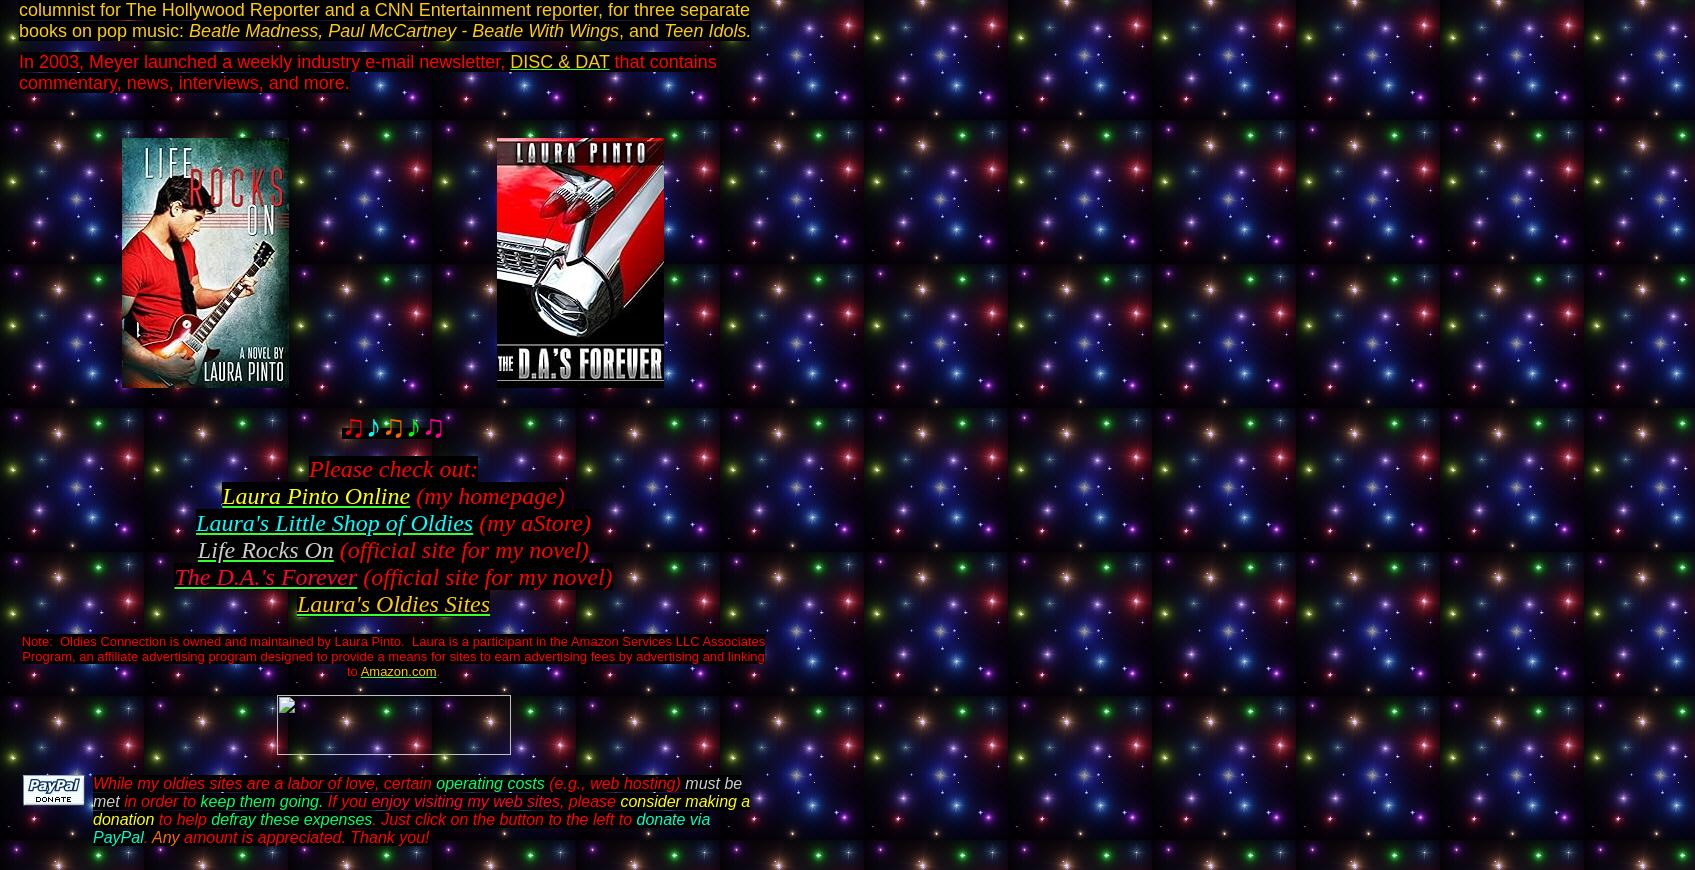 Image resolution: width=1695 pixels, height=870 pixels. I want to click on 'Laura Pinto Online', so click(315, 494).